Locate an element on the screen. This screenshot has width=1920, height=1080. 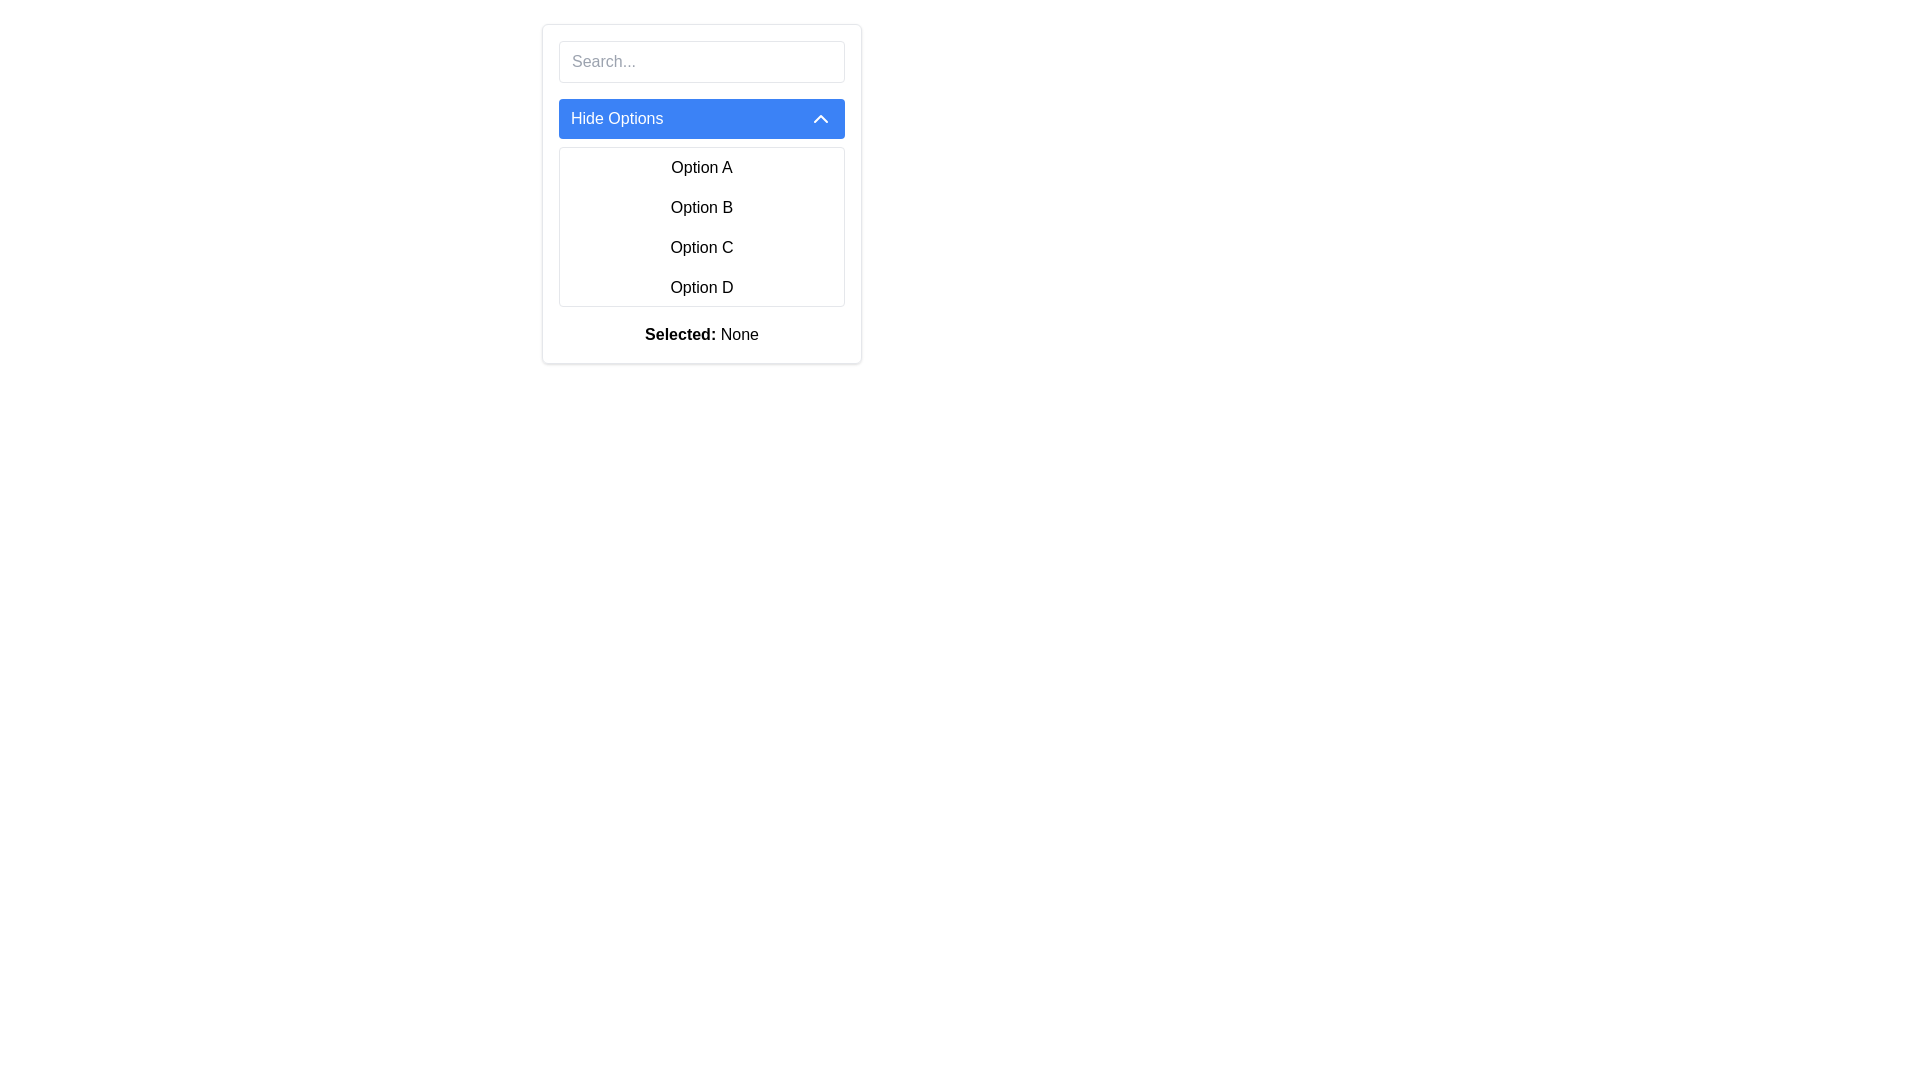
the text-based selectable option labeled 'Option D' in the dropdown list is located at coordinates (701, 288).